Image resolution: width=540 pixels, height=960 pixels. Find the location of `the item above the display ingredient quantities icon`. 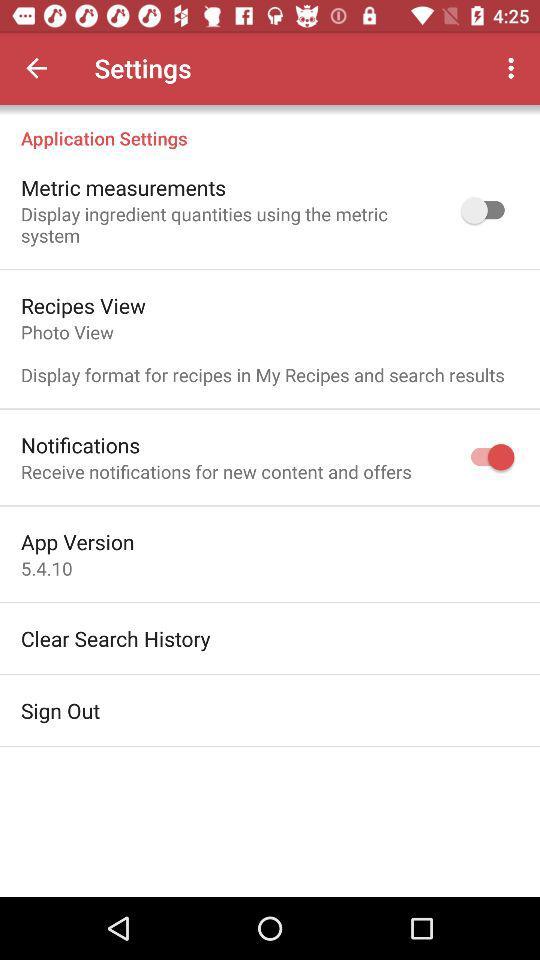

the item above the display ingredient quantities icon is located at coordinates (123, 187).